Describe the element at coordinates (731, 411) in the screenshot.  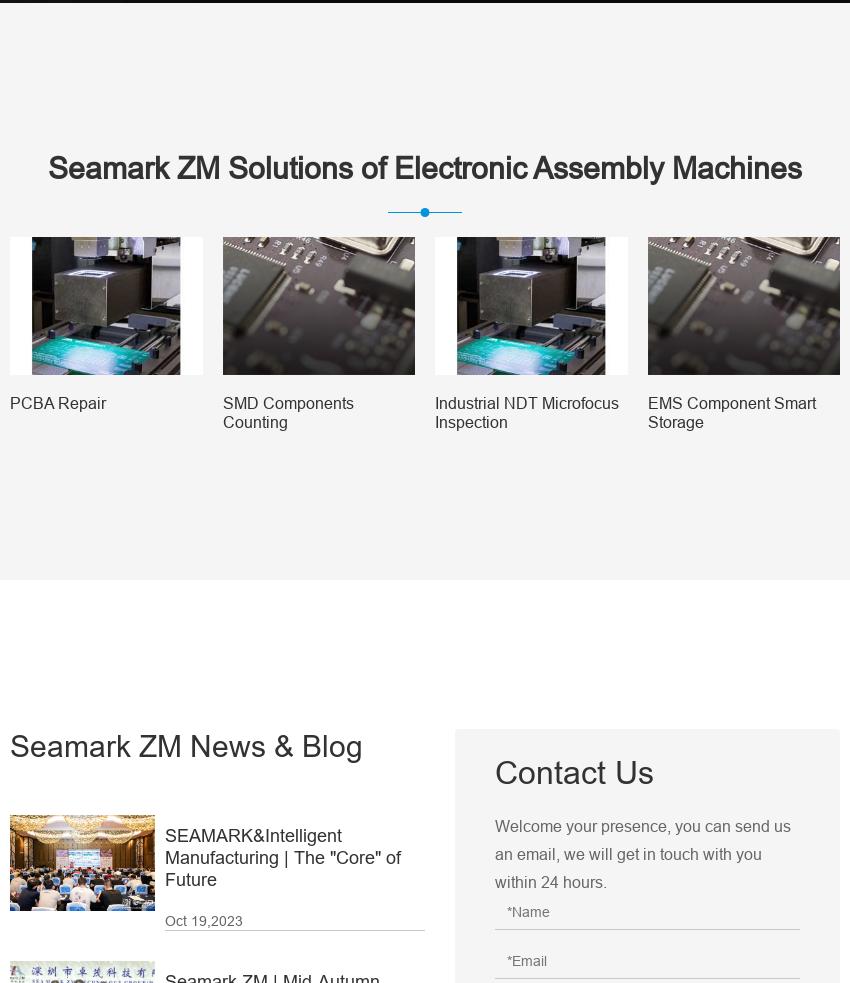
I see `'EMS Component Smart Storage'` at that location.